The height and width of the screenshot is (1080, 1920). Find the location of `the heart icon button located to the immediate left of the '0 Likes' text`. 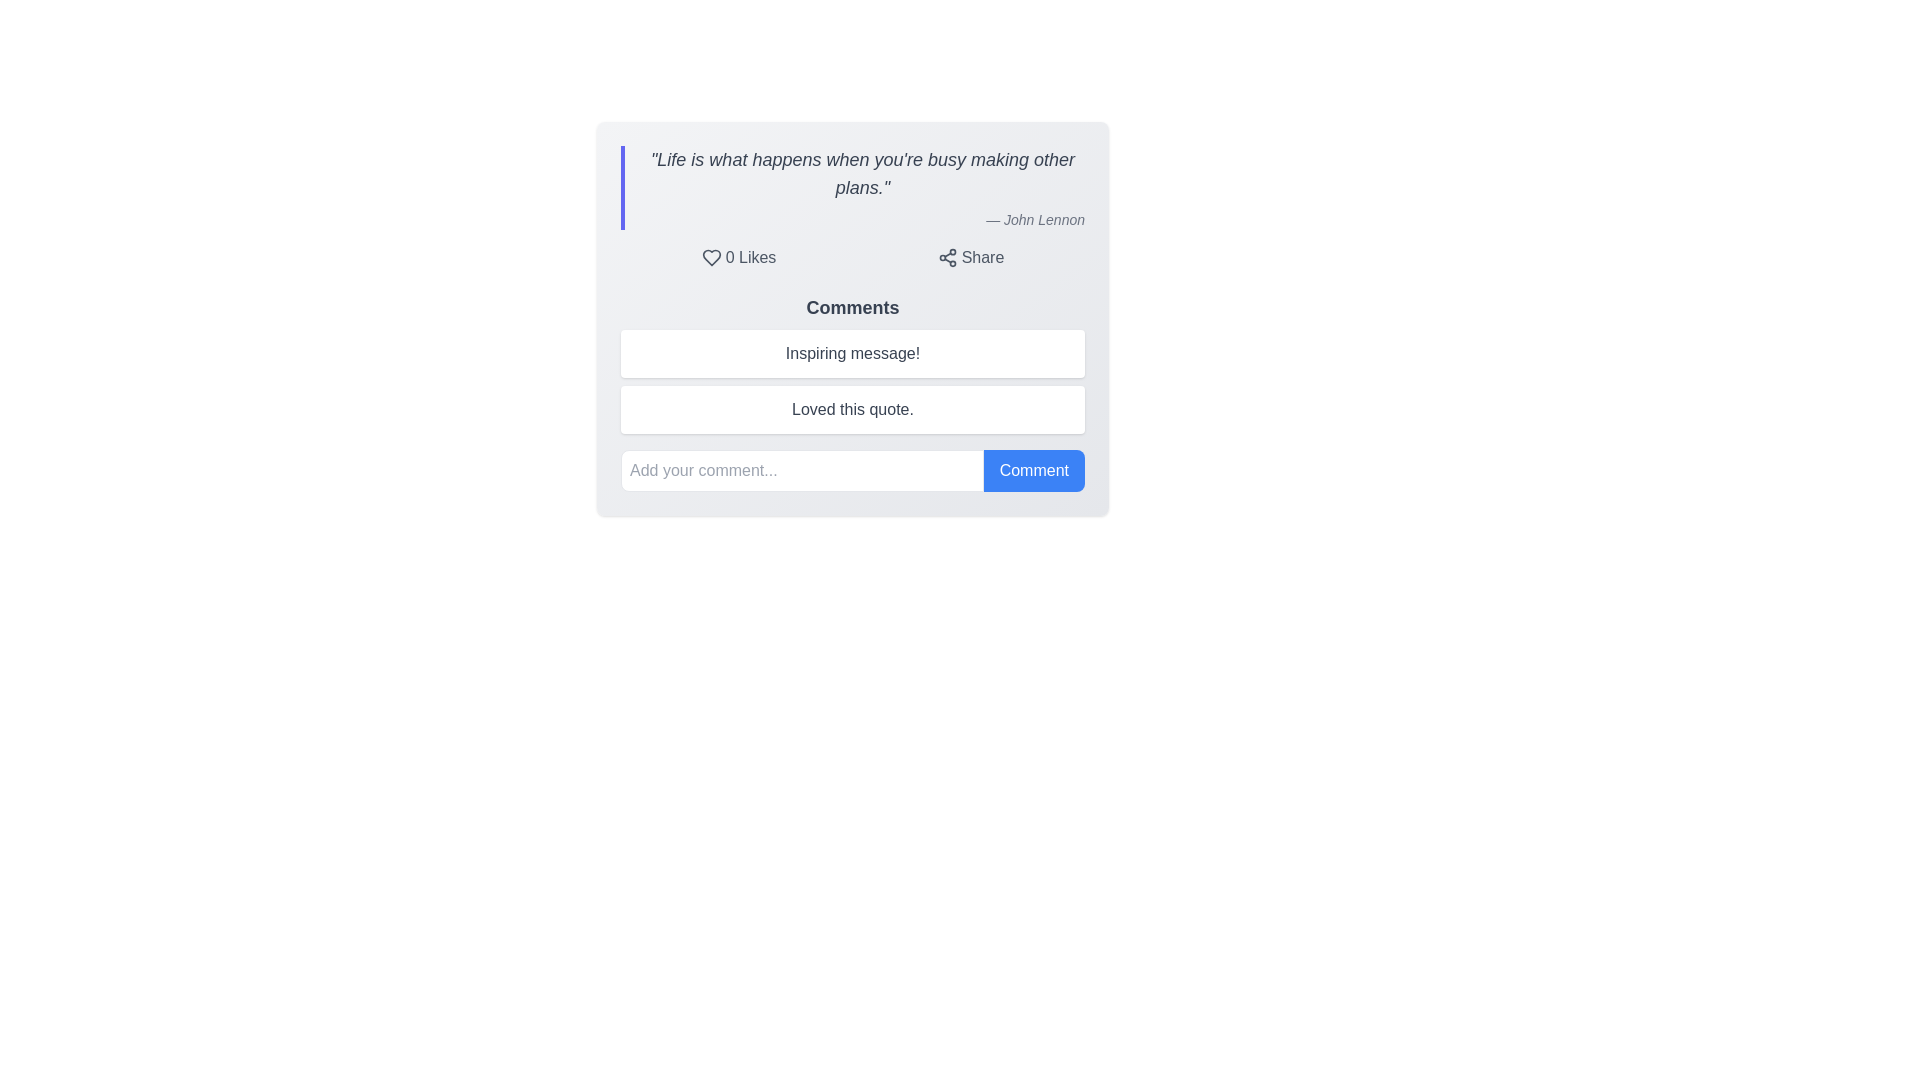

the heart icon button located to the immediate left of the '0 Likes' text is located at coordinates (711, 257).